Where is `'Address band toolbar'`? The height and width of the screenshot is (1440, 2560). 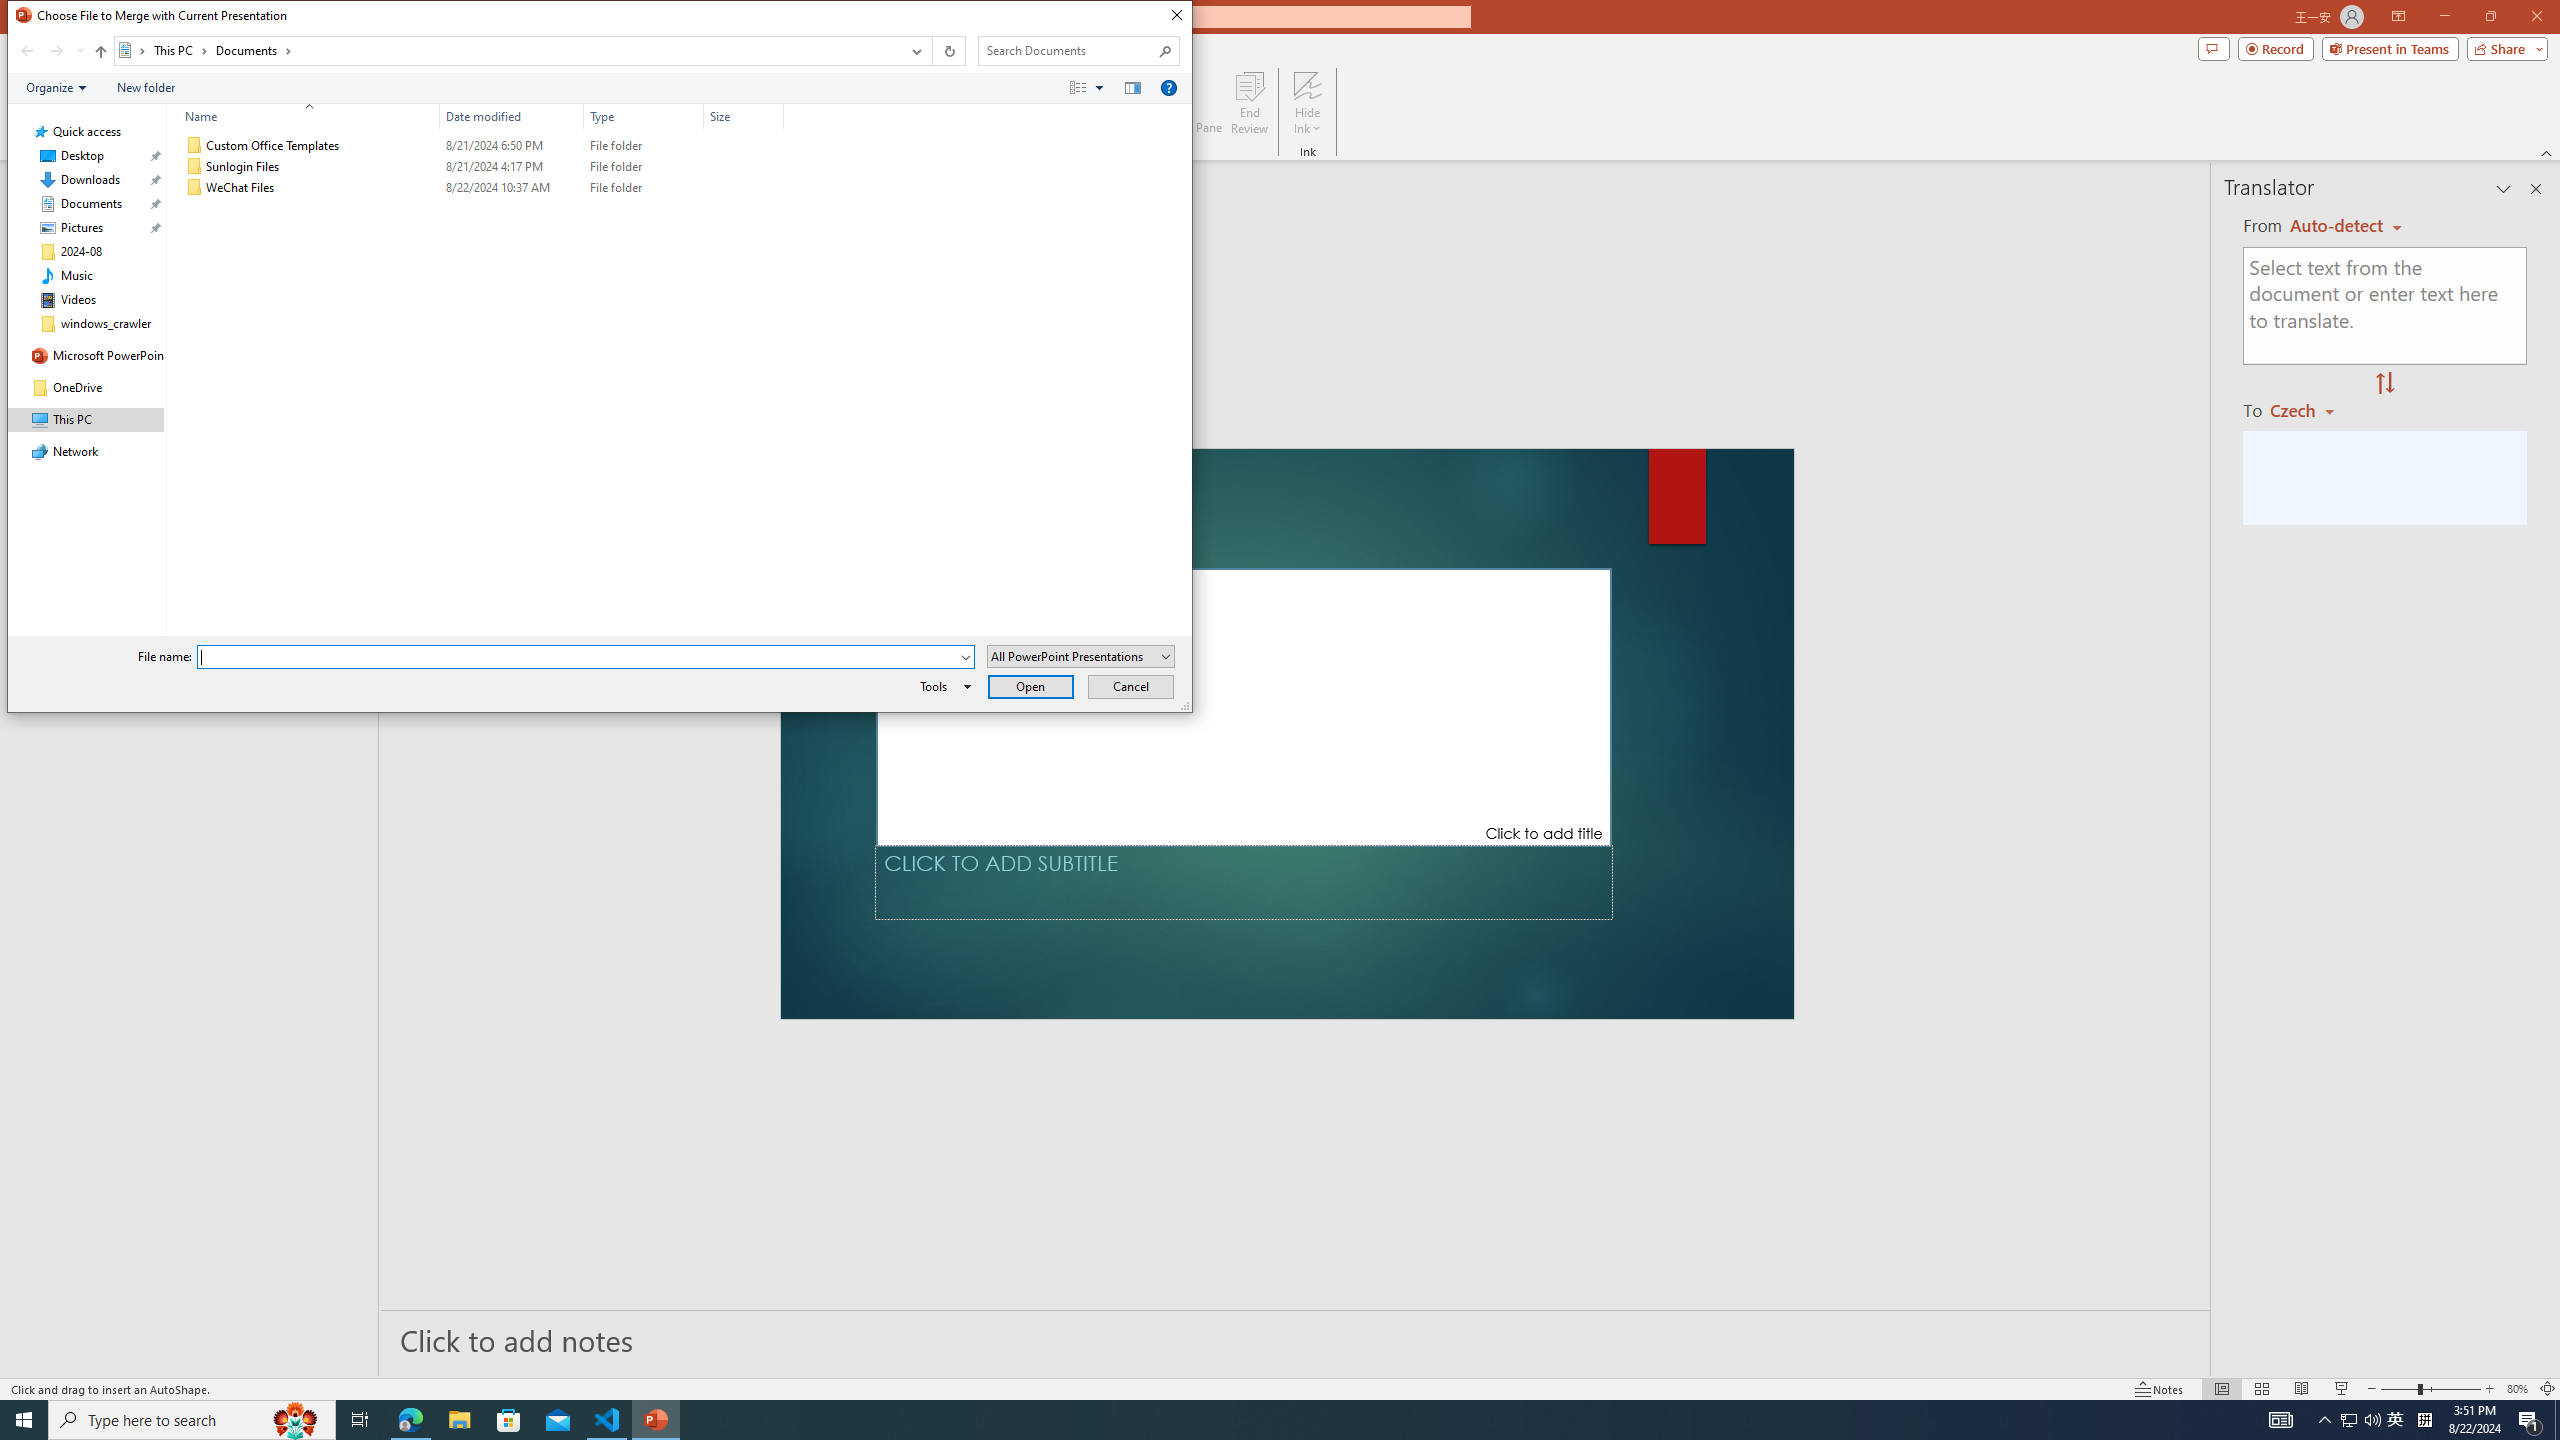 'Address band toolbar' is located at coordinates (930, 50).